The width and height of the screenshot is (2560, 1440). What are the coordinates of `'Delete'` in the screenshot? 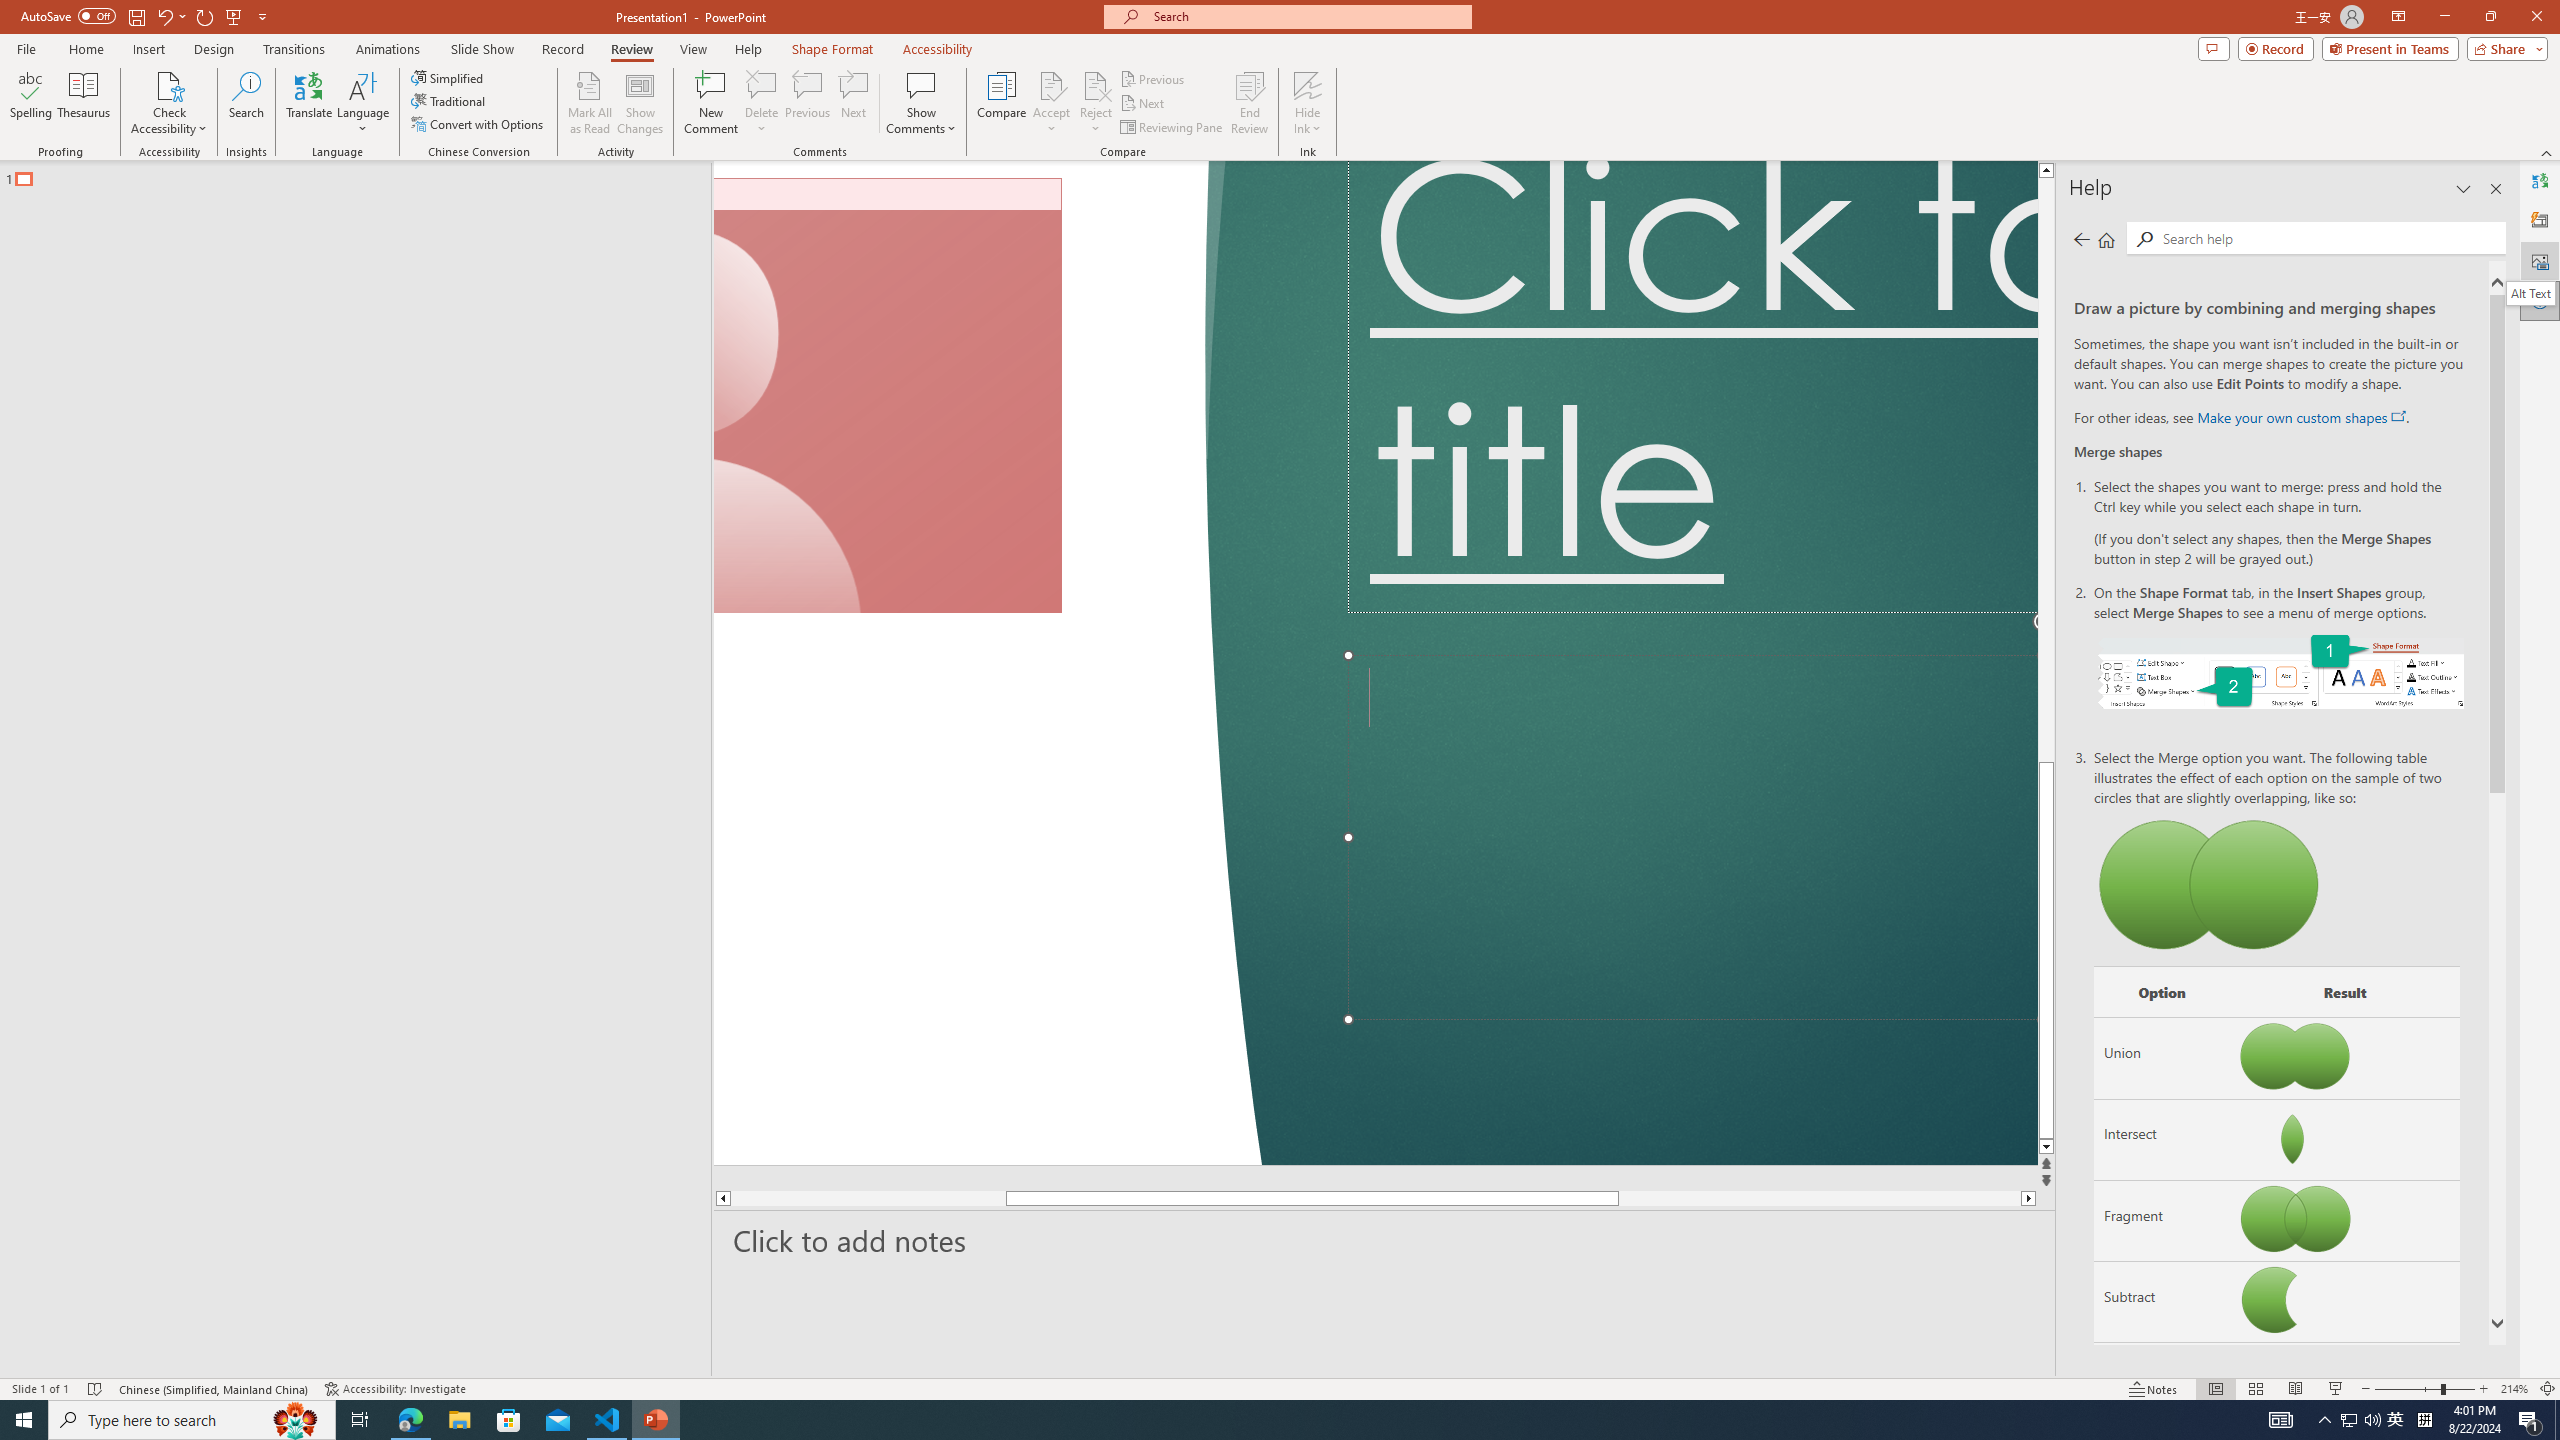 It's located at (761, 103).